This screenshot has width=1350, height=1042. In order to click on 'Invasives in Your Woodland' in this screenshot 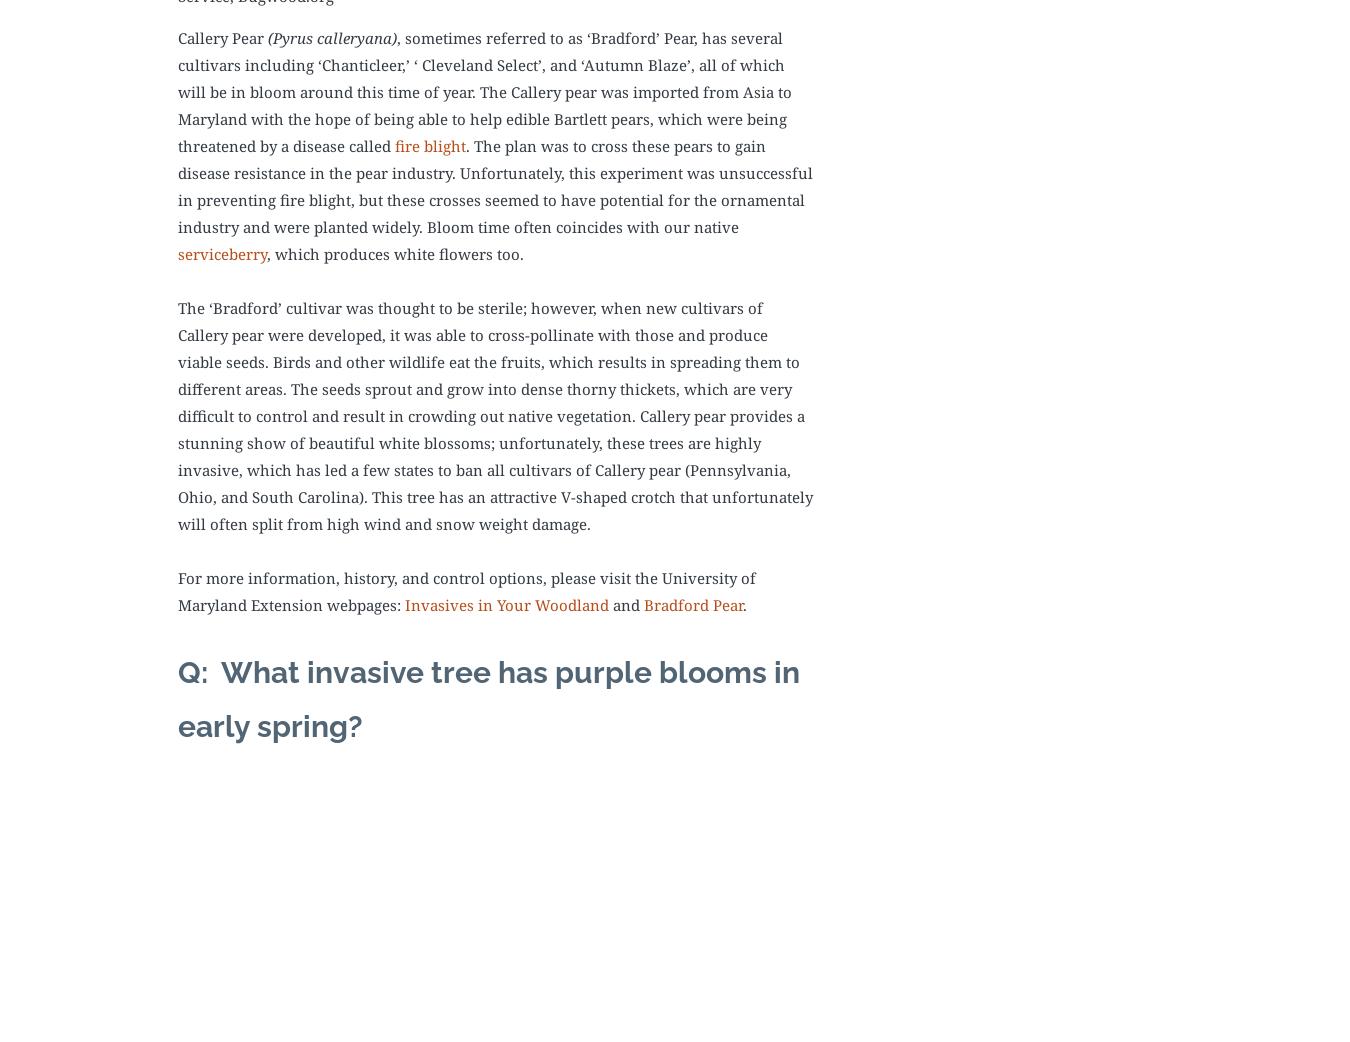, I will do `click(506, 603)`.